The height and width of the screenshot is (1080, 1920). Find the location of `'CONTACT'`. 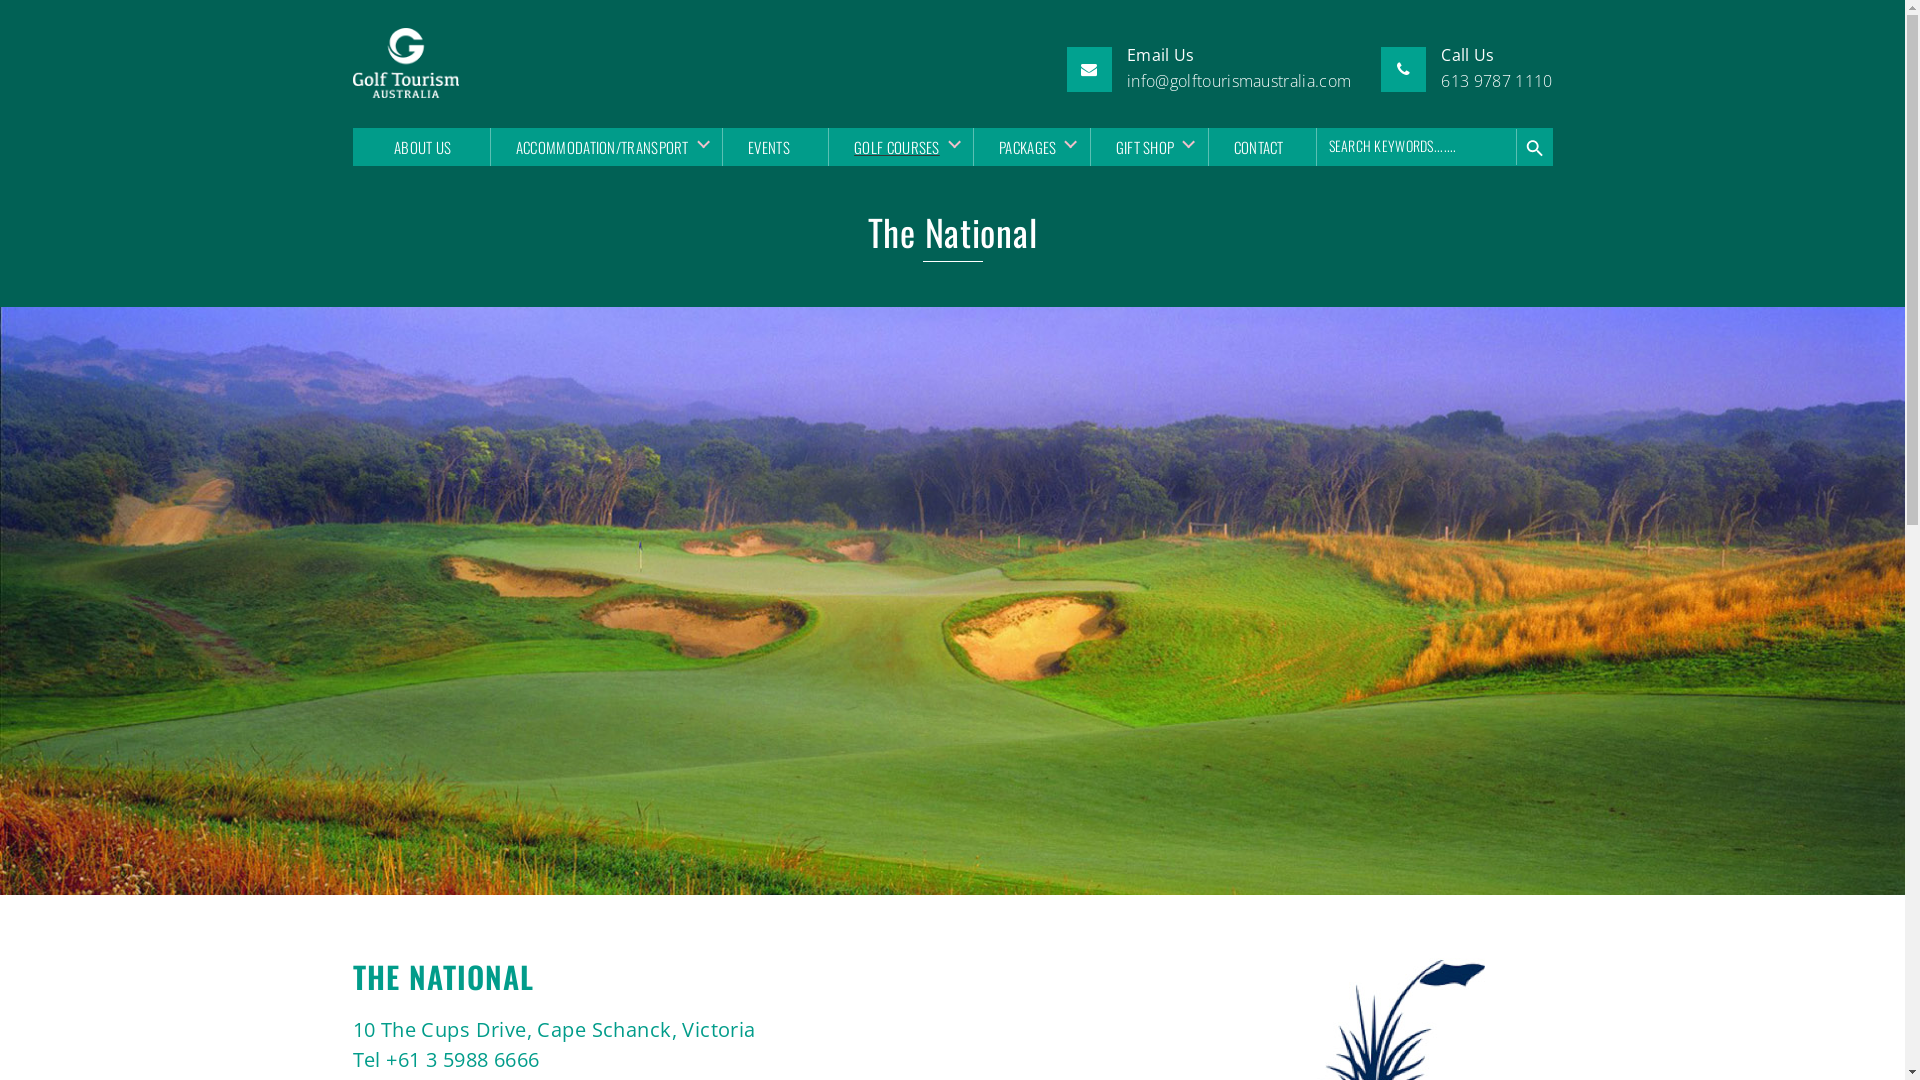

'CONTACT' is located at coordinates (1257, 145).